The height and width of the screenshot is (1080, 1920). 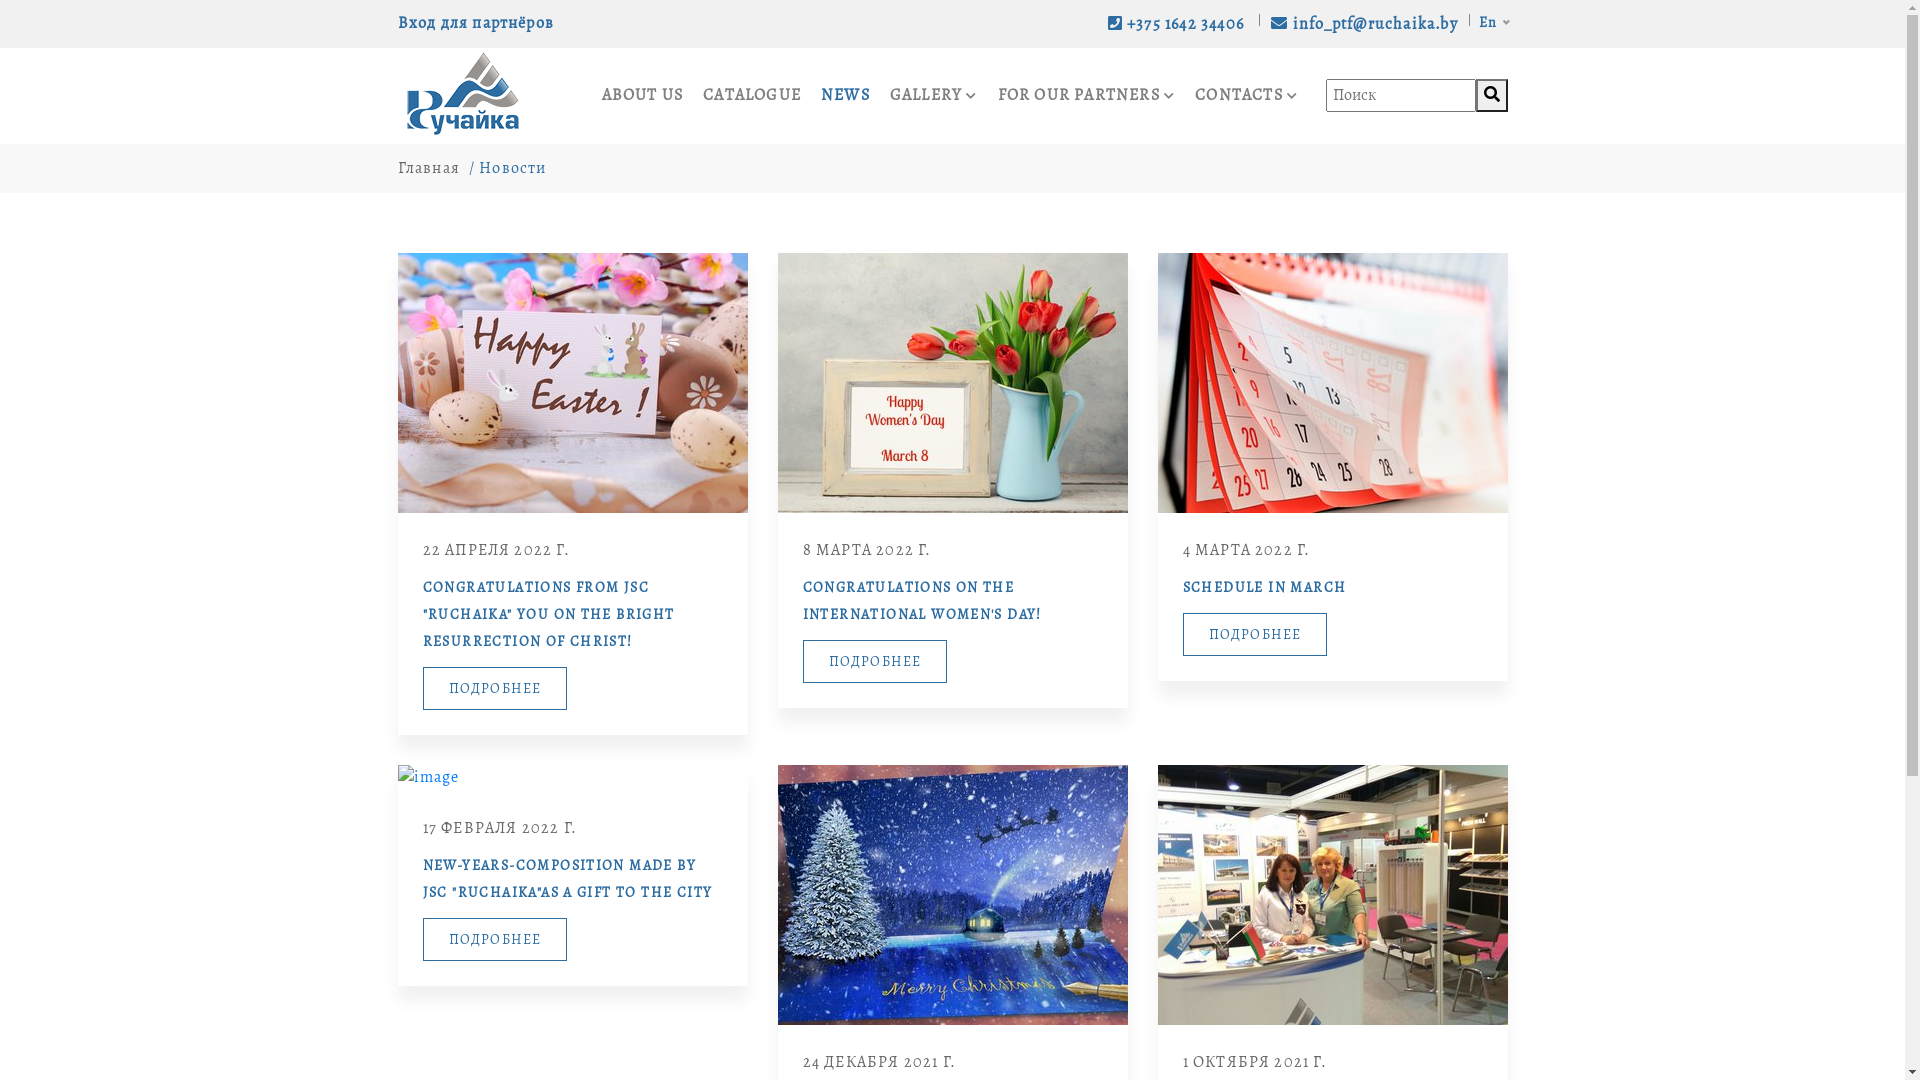 What do you see at coordinates (1104, 23) in the screenshot?
I see `' +375 1642 34406 '` at bounding box center [1104, 23].